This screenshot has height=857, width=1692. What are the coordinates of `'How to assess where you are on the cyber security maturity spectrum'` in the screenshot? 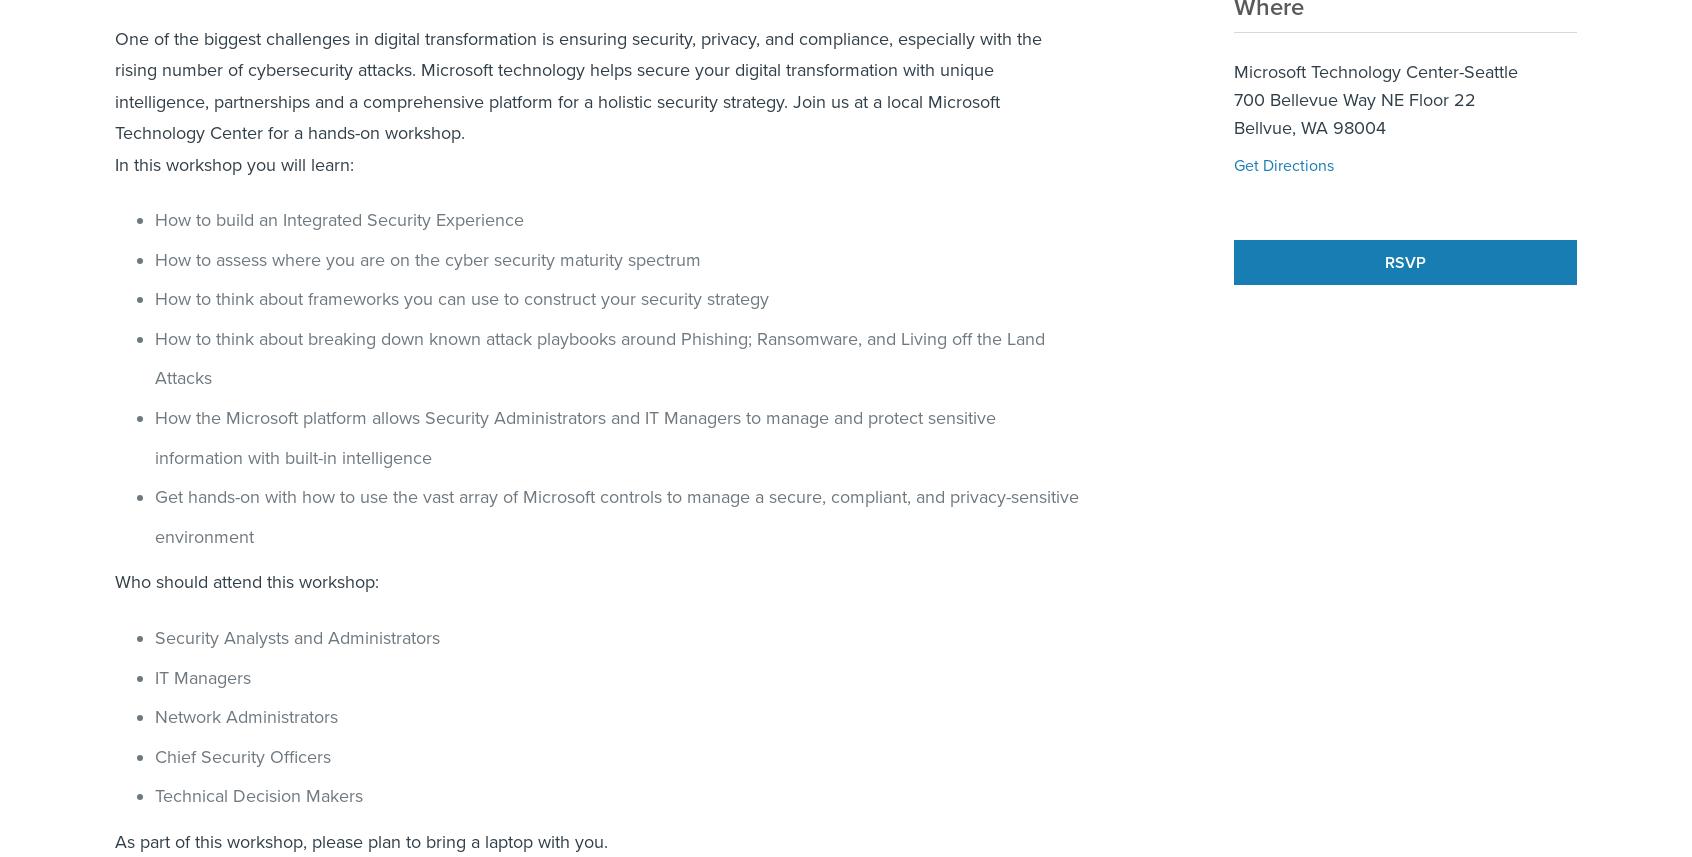 It's located at (426, 258).